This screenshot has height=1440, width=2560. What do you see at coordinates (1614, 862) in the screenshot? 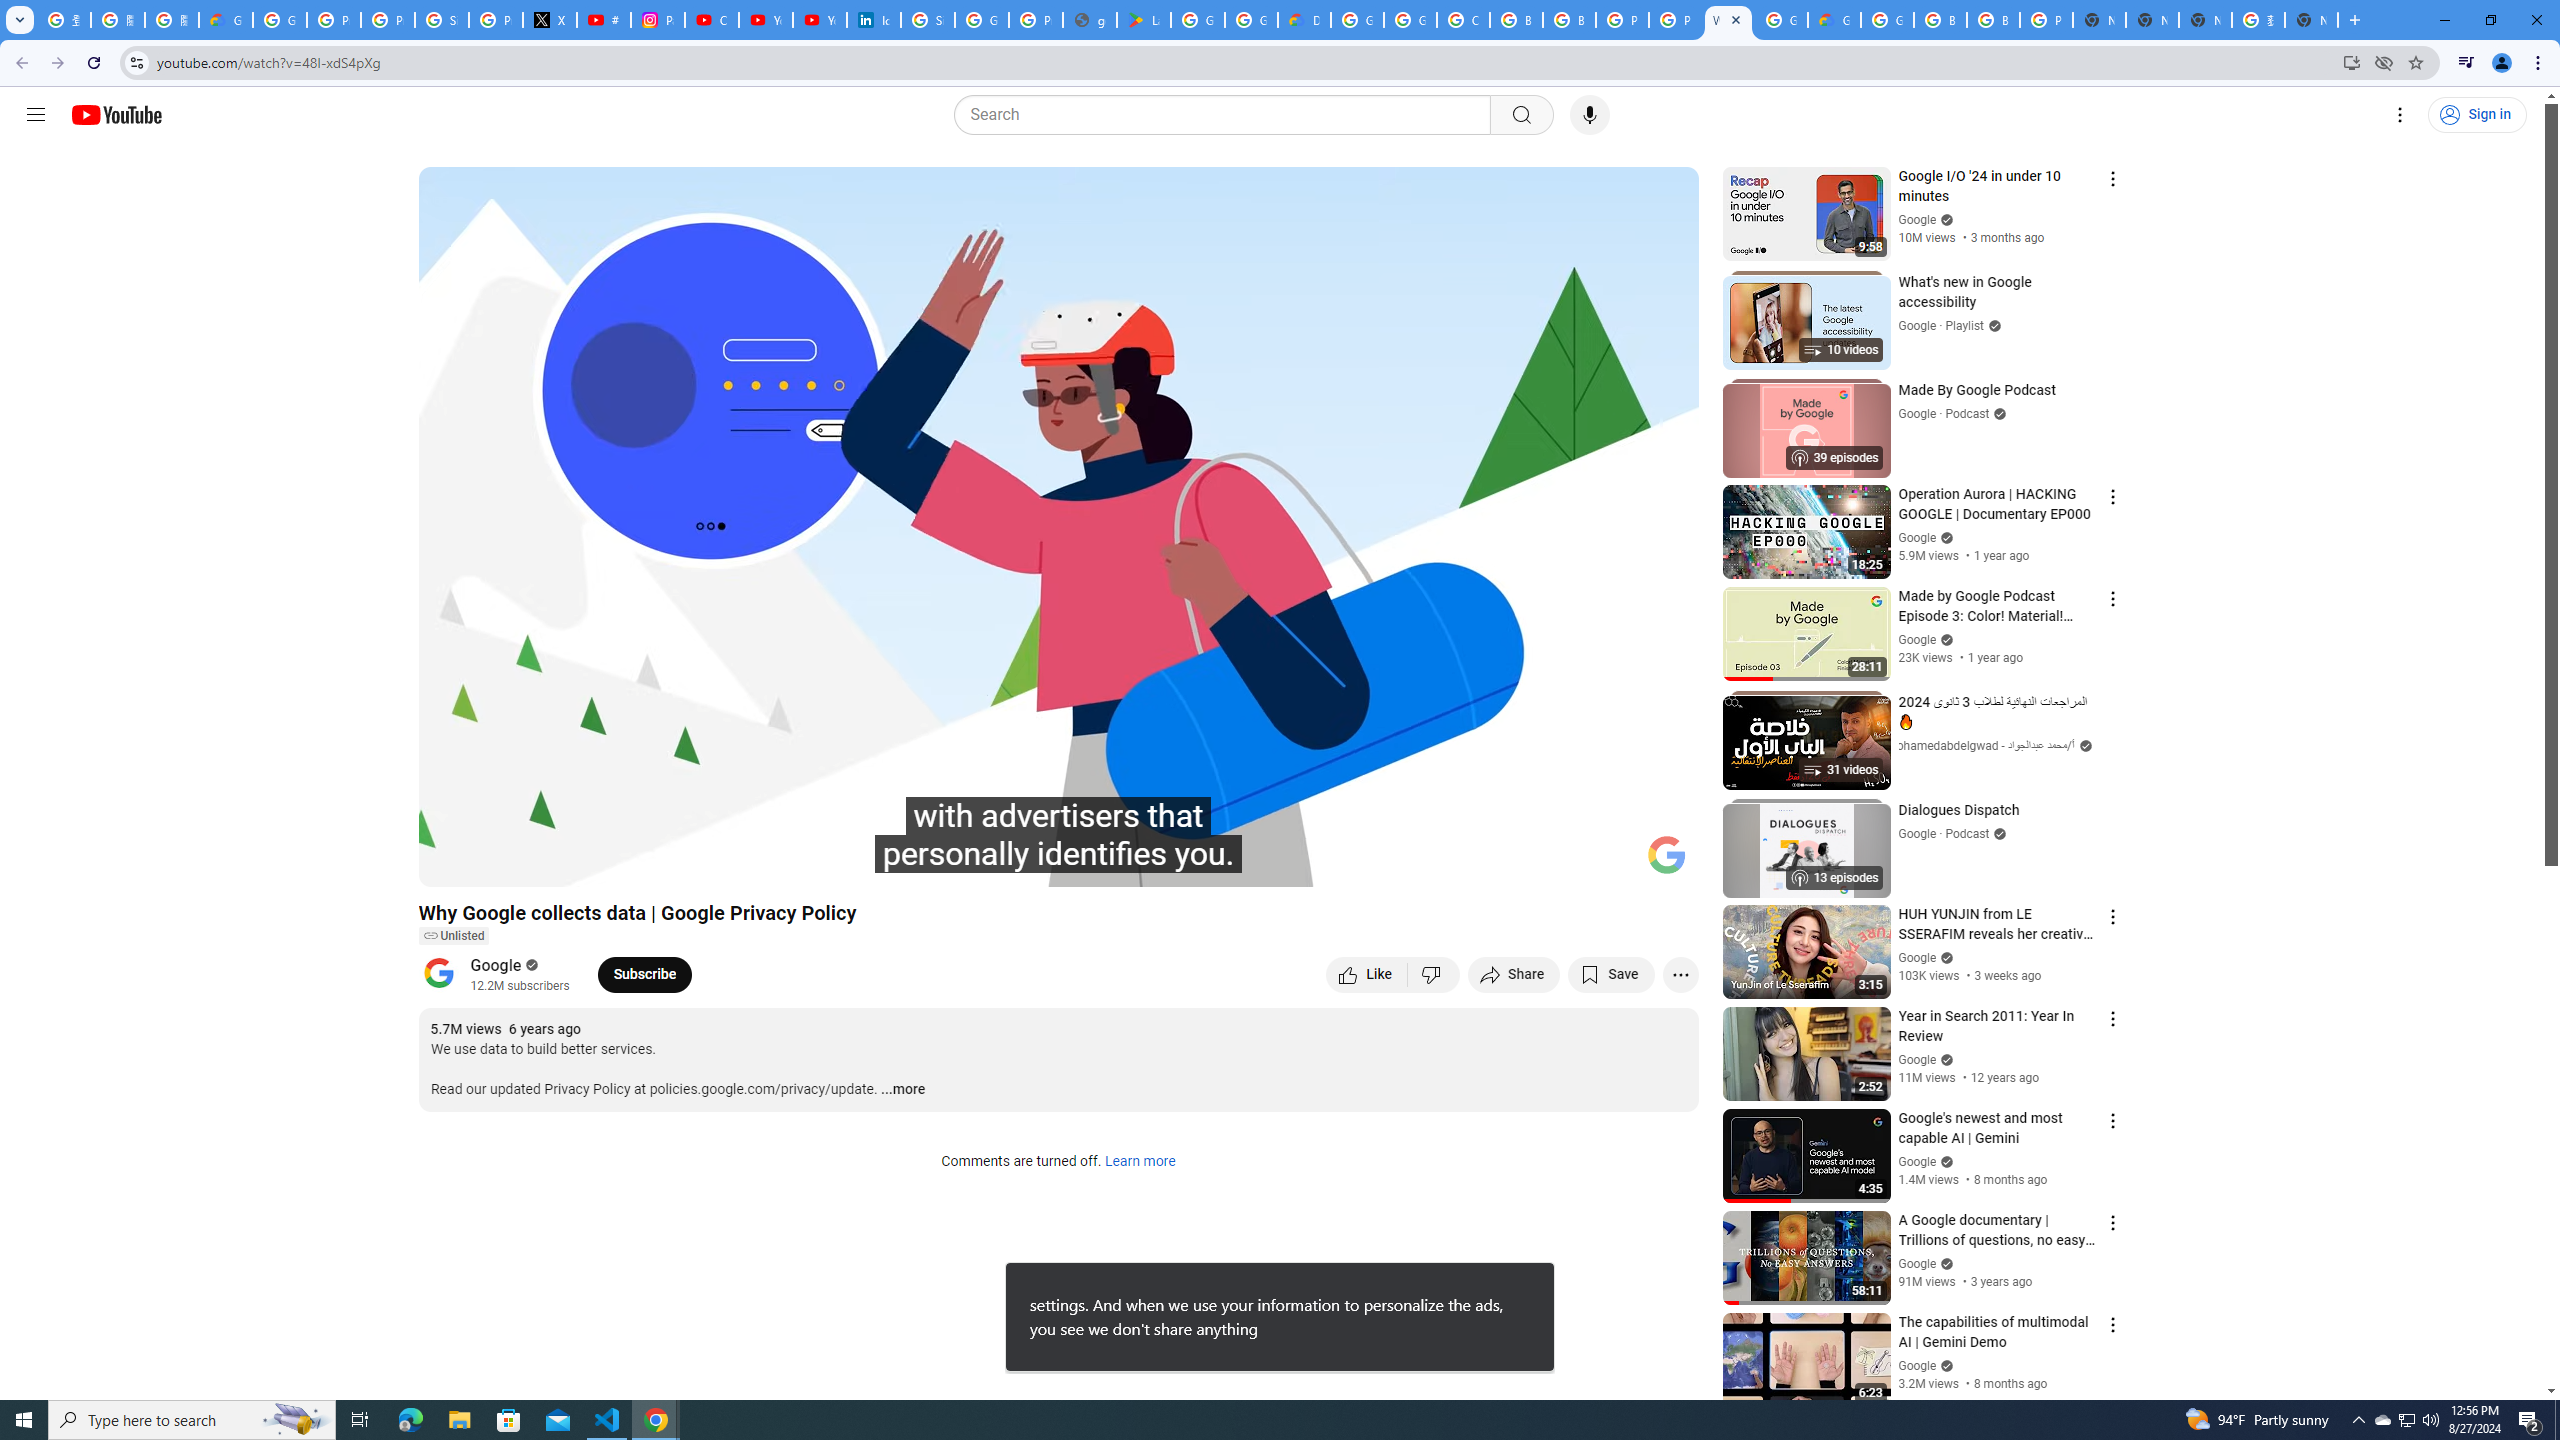
I see `'Theater mode (t)'` at bounding box center [1614, 862].